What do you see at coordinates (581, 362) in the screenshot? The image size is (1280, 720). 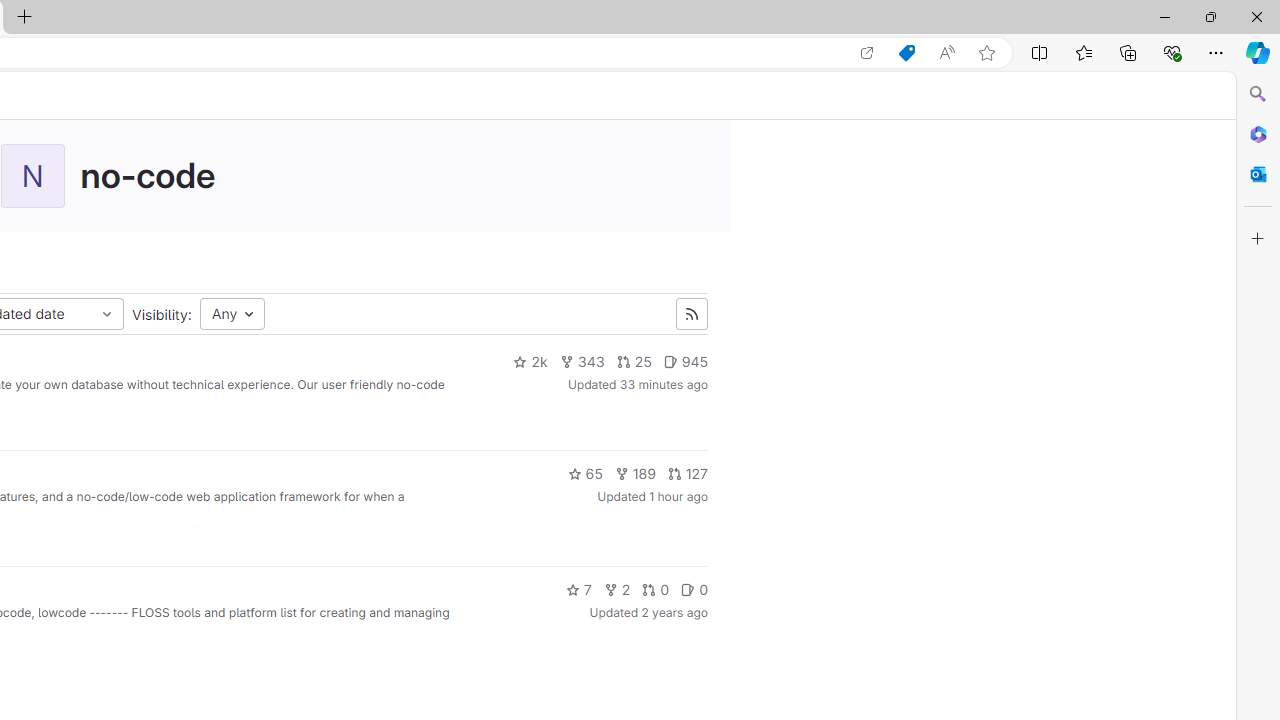 I see `'343'` at bounding box center [581, 362].